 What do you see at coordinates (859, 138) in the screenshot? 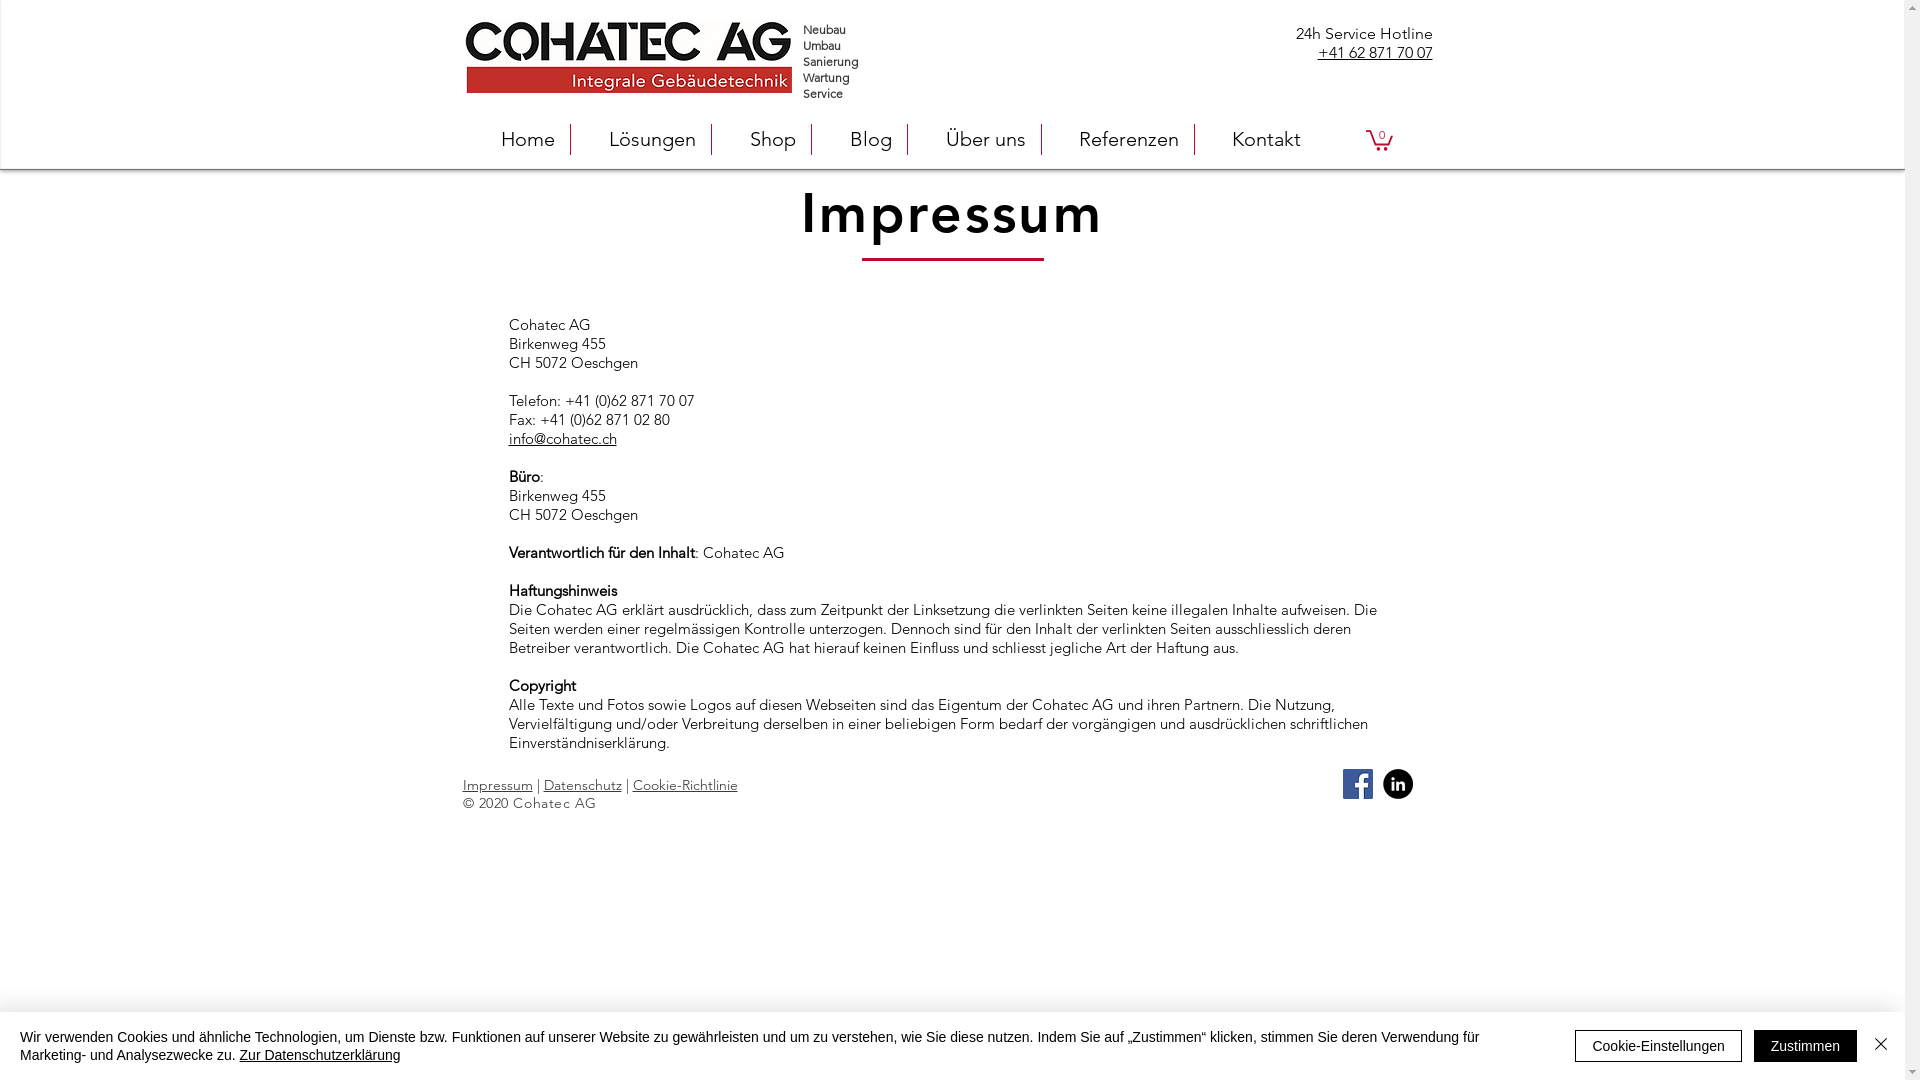
I see `'Blog'` at bounding box center [859, 138].